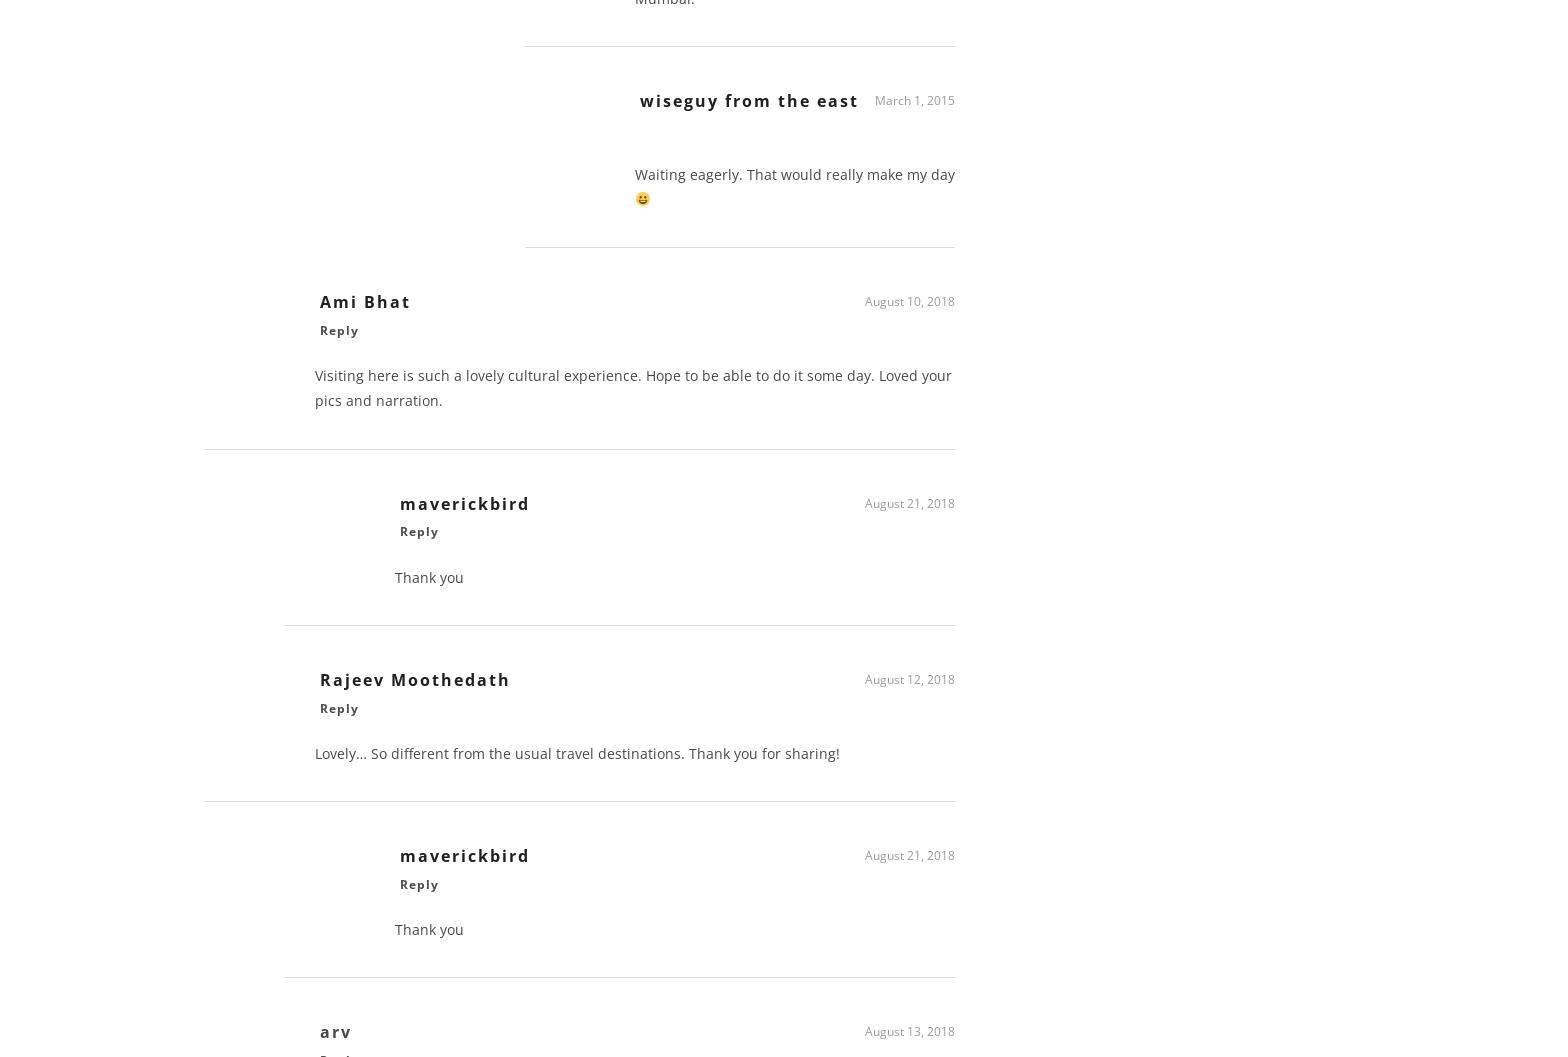 The width and height of the screenshot is (1568, 1057). I want to click on 'August 10, 2018', so click(865, 308).